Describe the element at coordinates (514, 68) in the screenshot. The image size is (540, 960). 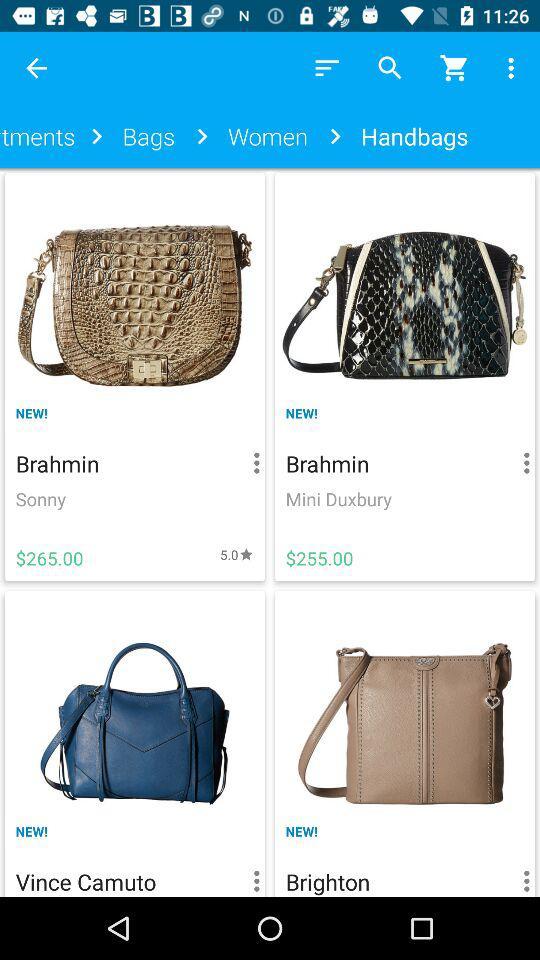
I see `more option at right side of trolly icon` at that location.